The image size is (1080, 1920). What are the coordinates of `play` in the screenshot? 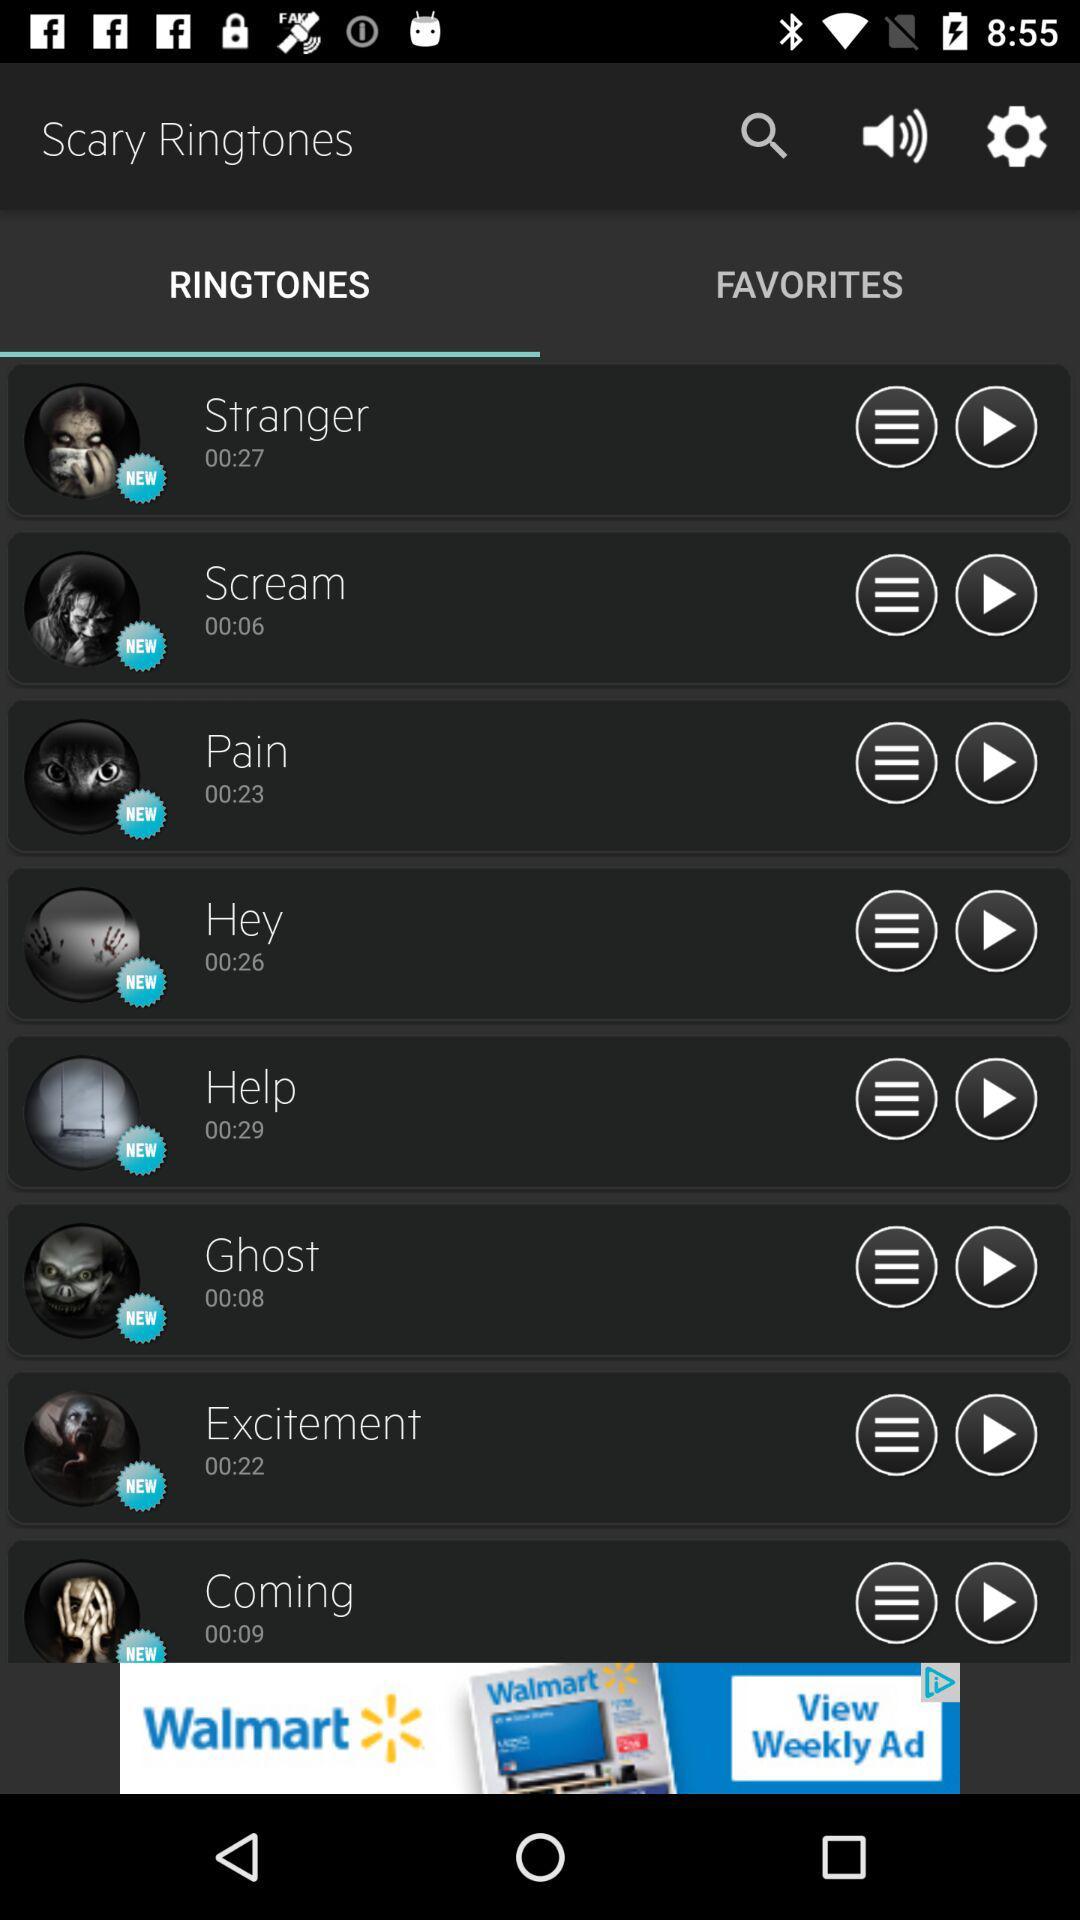 It's located at (995, 1267).